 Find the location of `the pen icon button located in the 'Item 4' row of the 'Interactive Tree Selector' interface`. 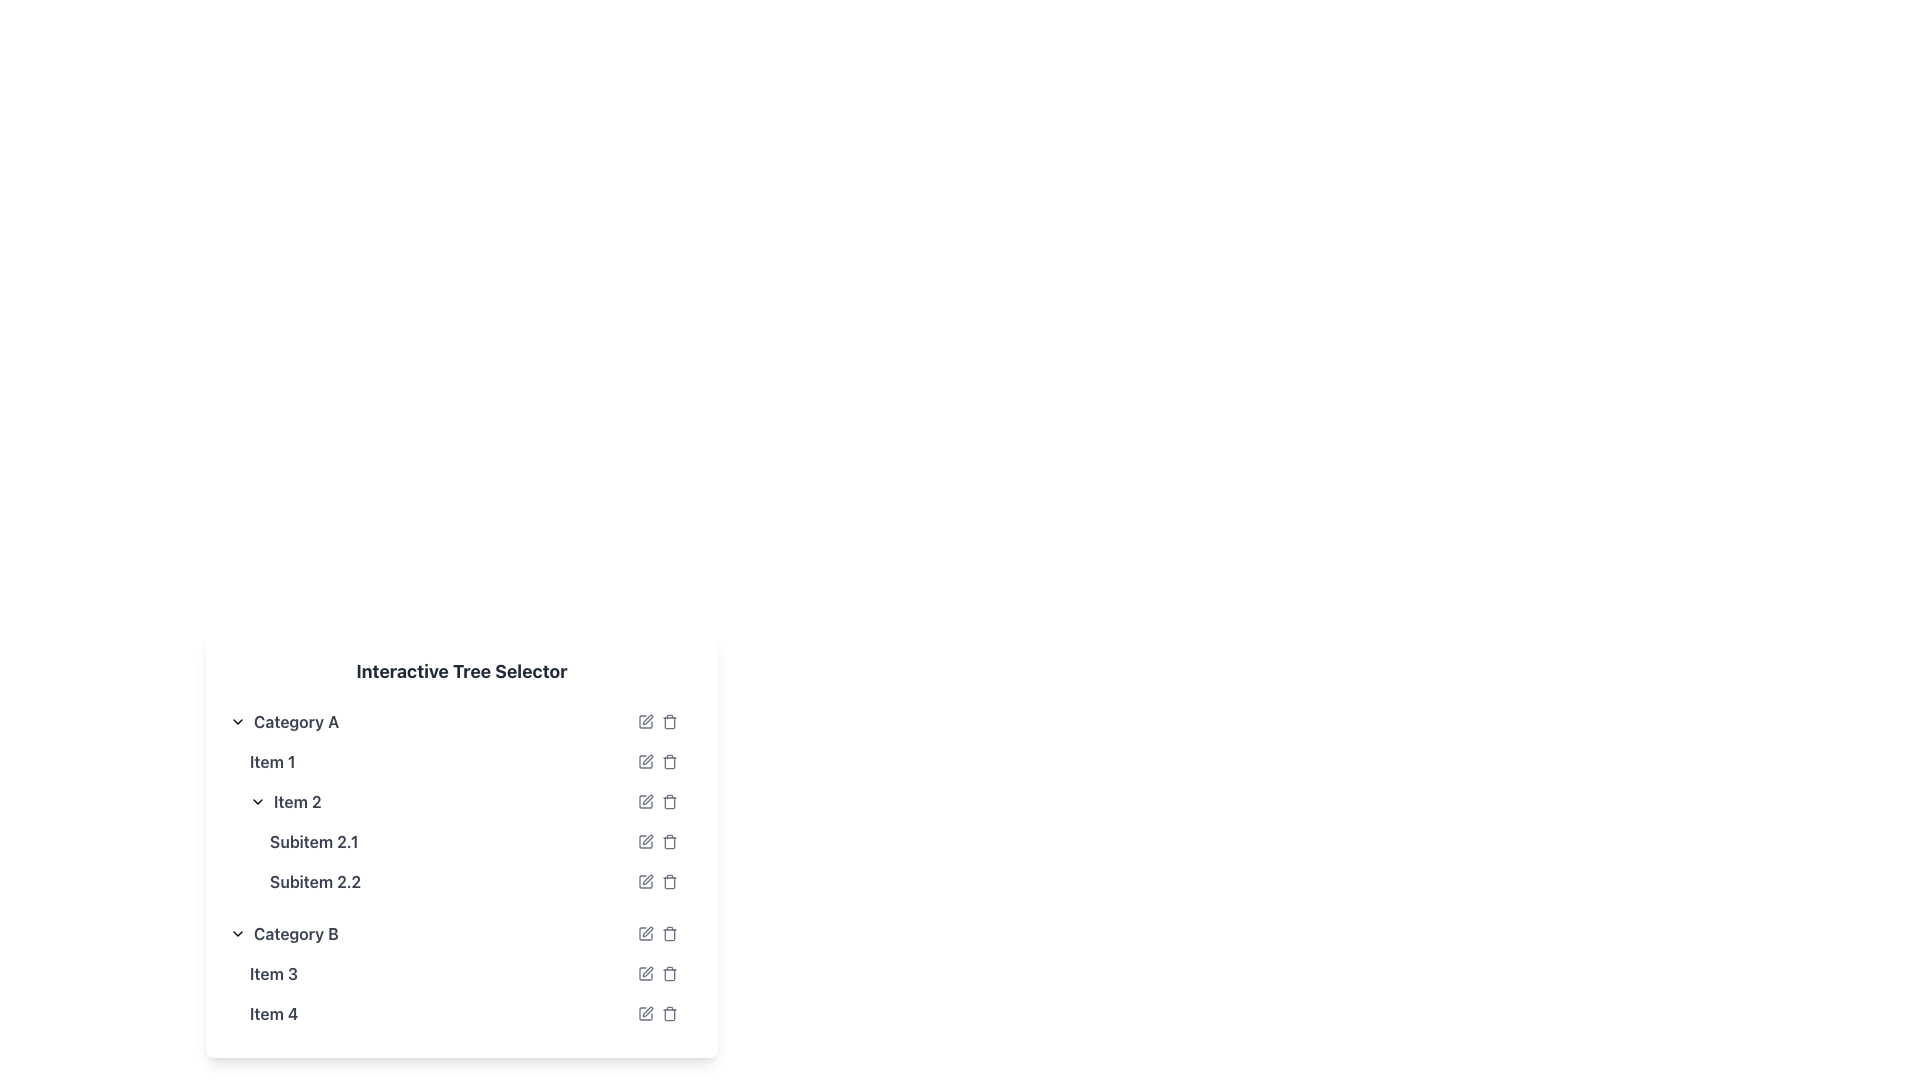

the pen icon button located in the 'Item 4' row of the 'Interactive Tree Selector' interface is located at coordinates (648, 1011).